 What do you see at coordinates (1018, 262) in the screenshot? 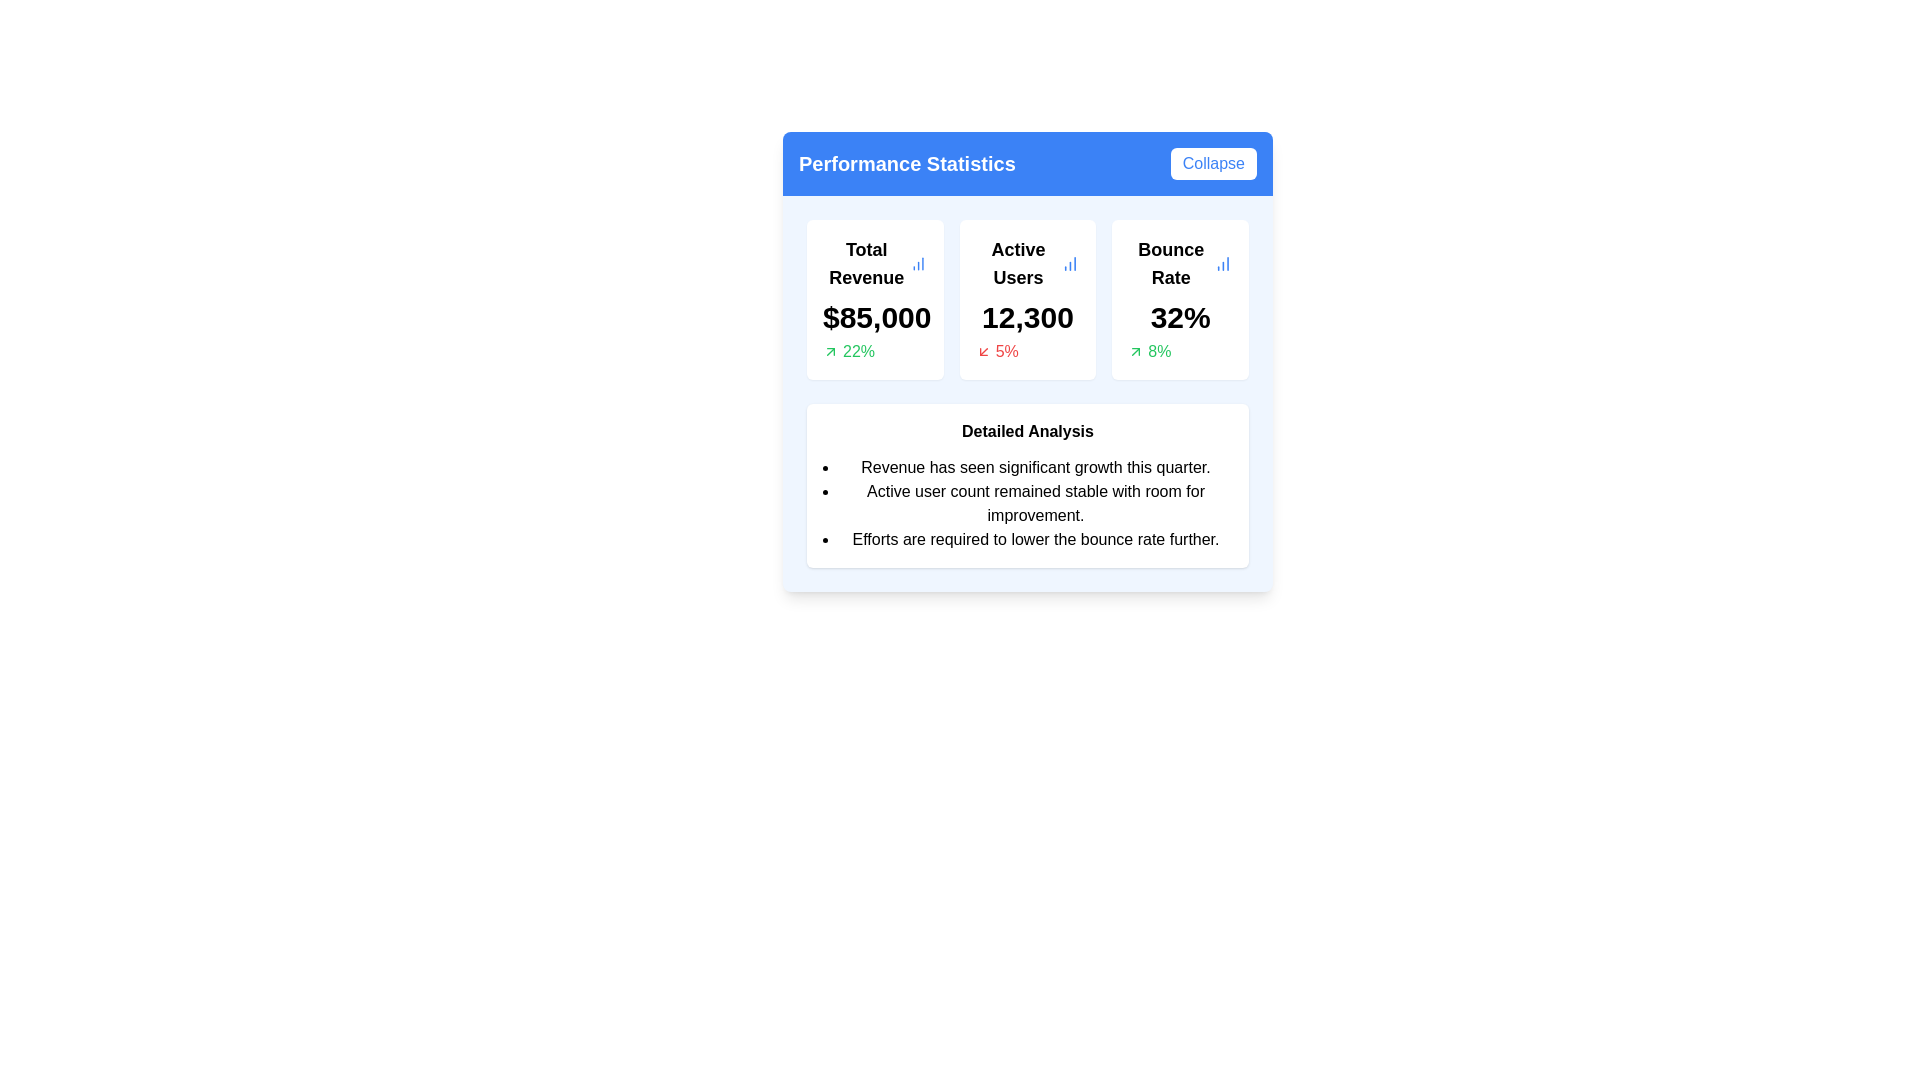
I see `the Text Label indicating 'Active Users' which is positioned above the '12,300' statistic within the card` at bounding box center [1018, 262].